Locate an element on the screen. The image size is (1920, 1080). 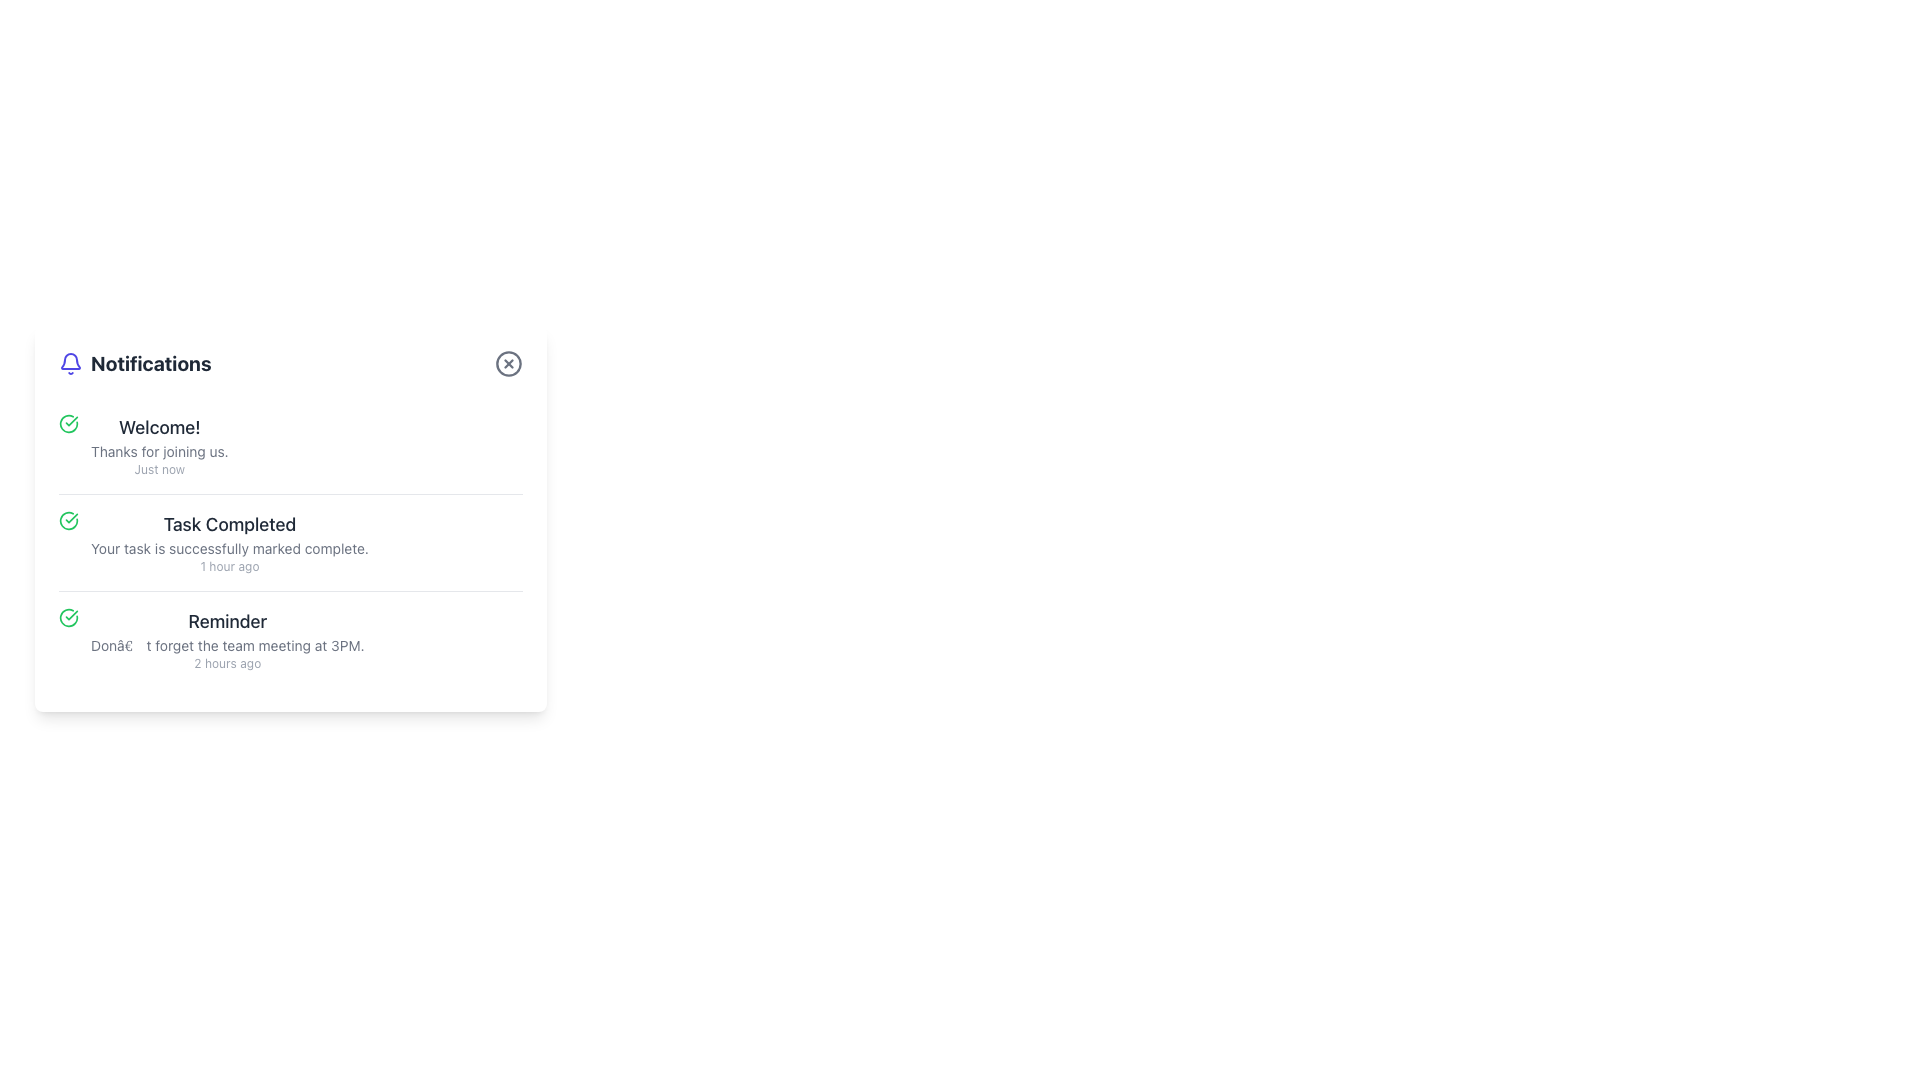
the timestamp text label that provides information on the creation or update time of the associated notification, located at the bottom of the notification card is located at coordinates (158, 470).